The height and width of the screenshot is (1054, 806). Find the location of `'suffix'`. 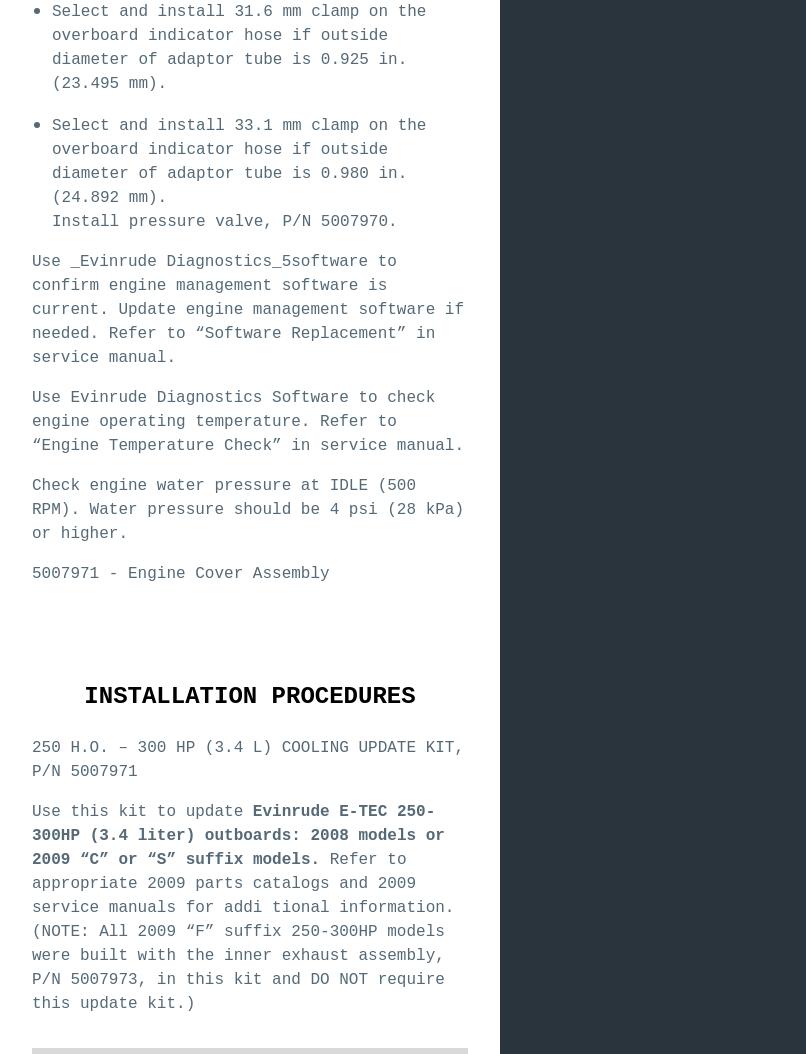

'suffix' is located at coordinates (184, 859).